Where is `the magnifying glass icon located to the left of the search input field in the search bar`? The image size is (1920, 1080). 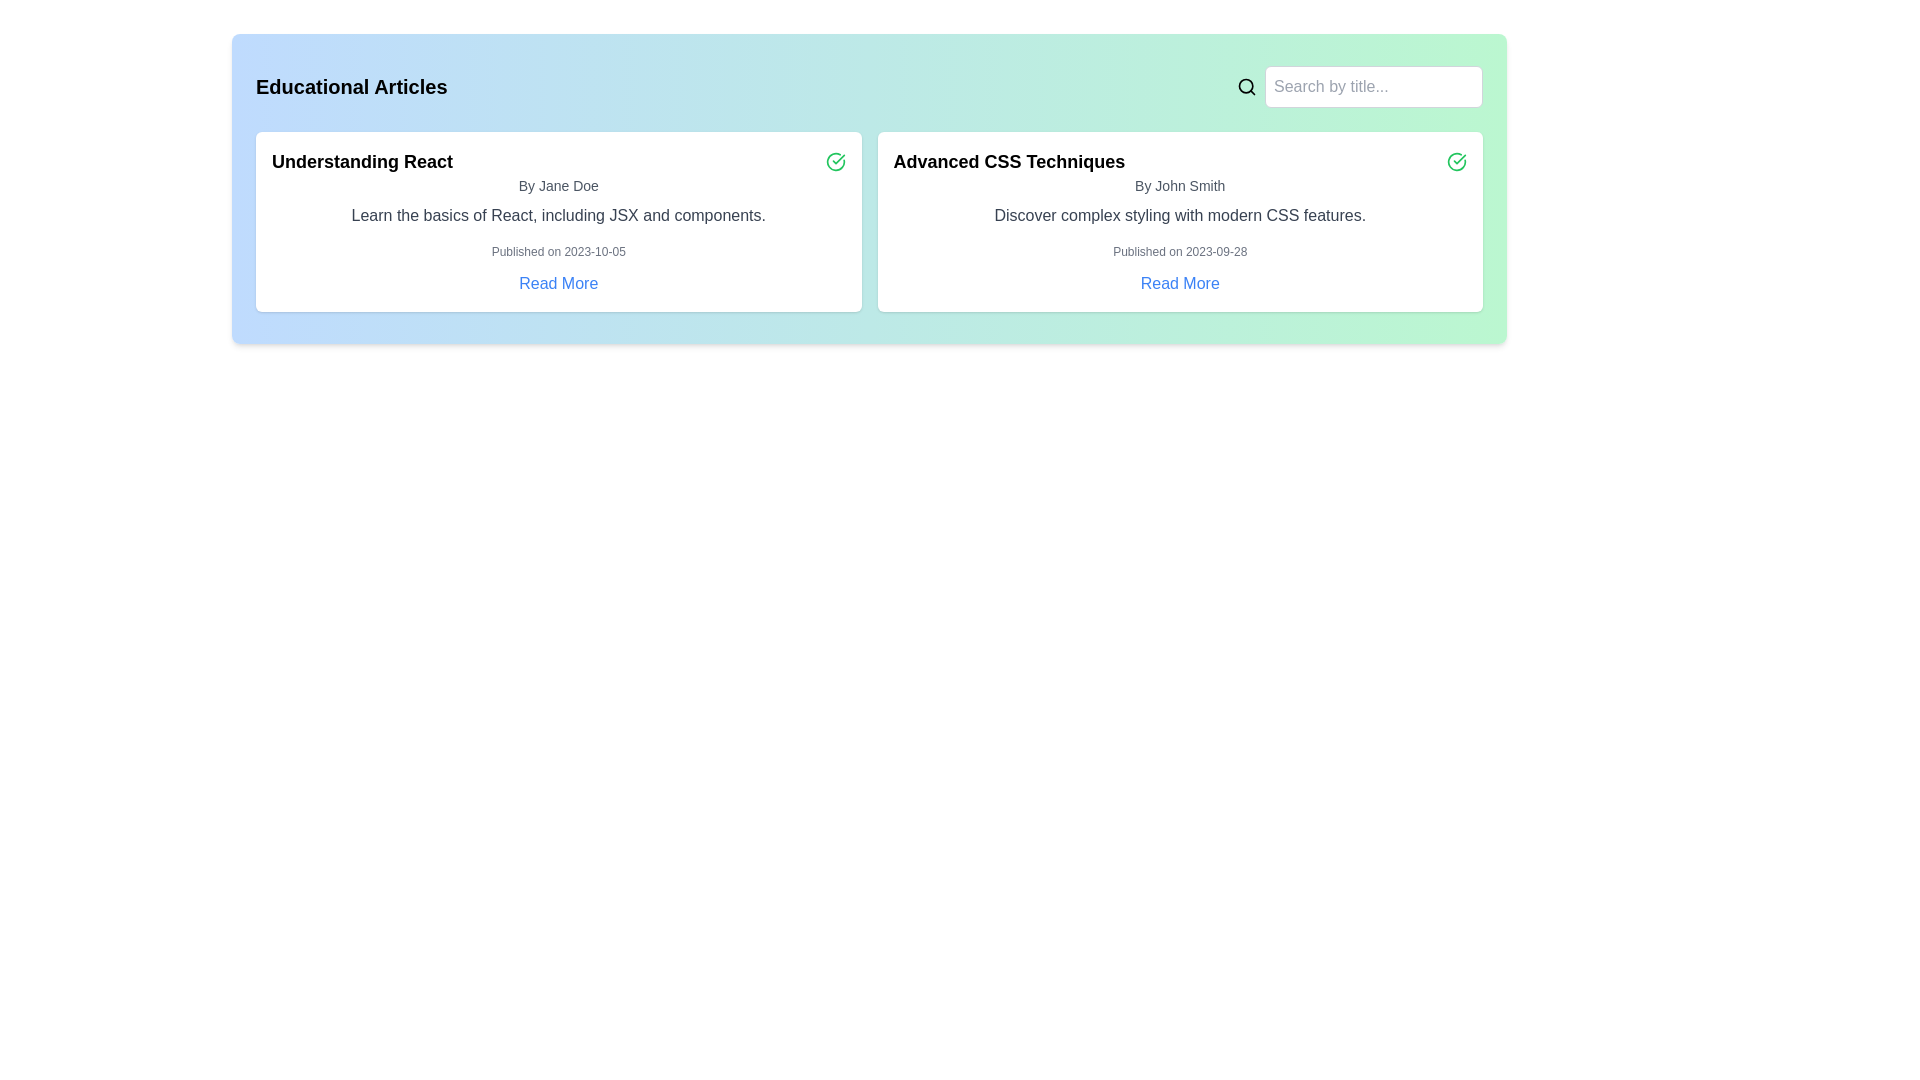 the magnifying glass icon located to the left of the search input field in the search bar is located at coordinates (1246, 86).